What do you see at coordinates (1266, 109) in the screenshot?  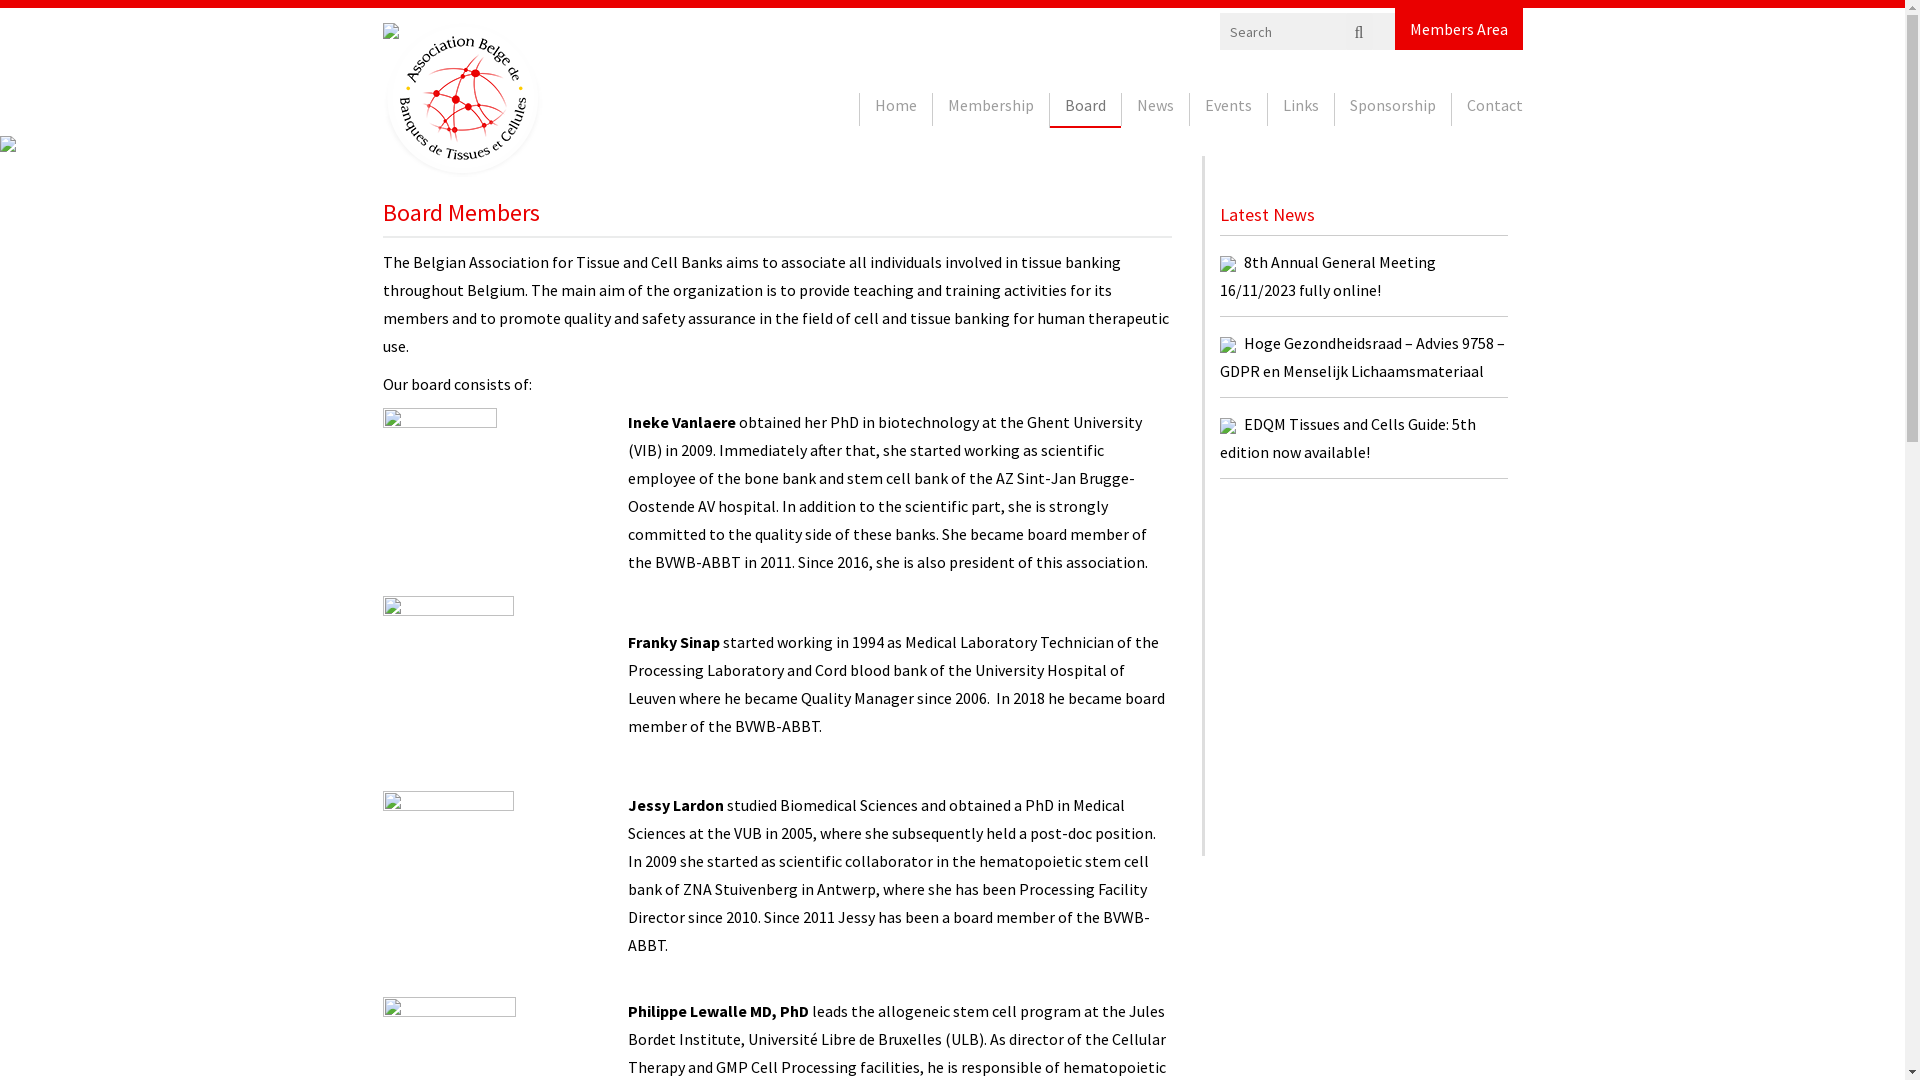 I see `'Links'` at bounding box center [1266, 109].